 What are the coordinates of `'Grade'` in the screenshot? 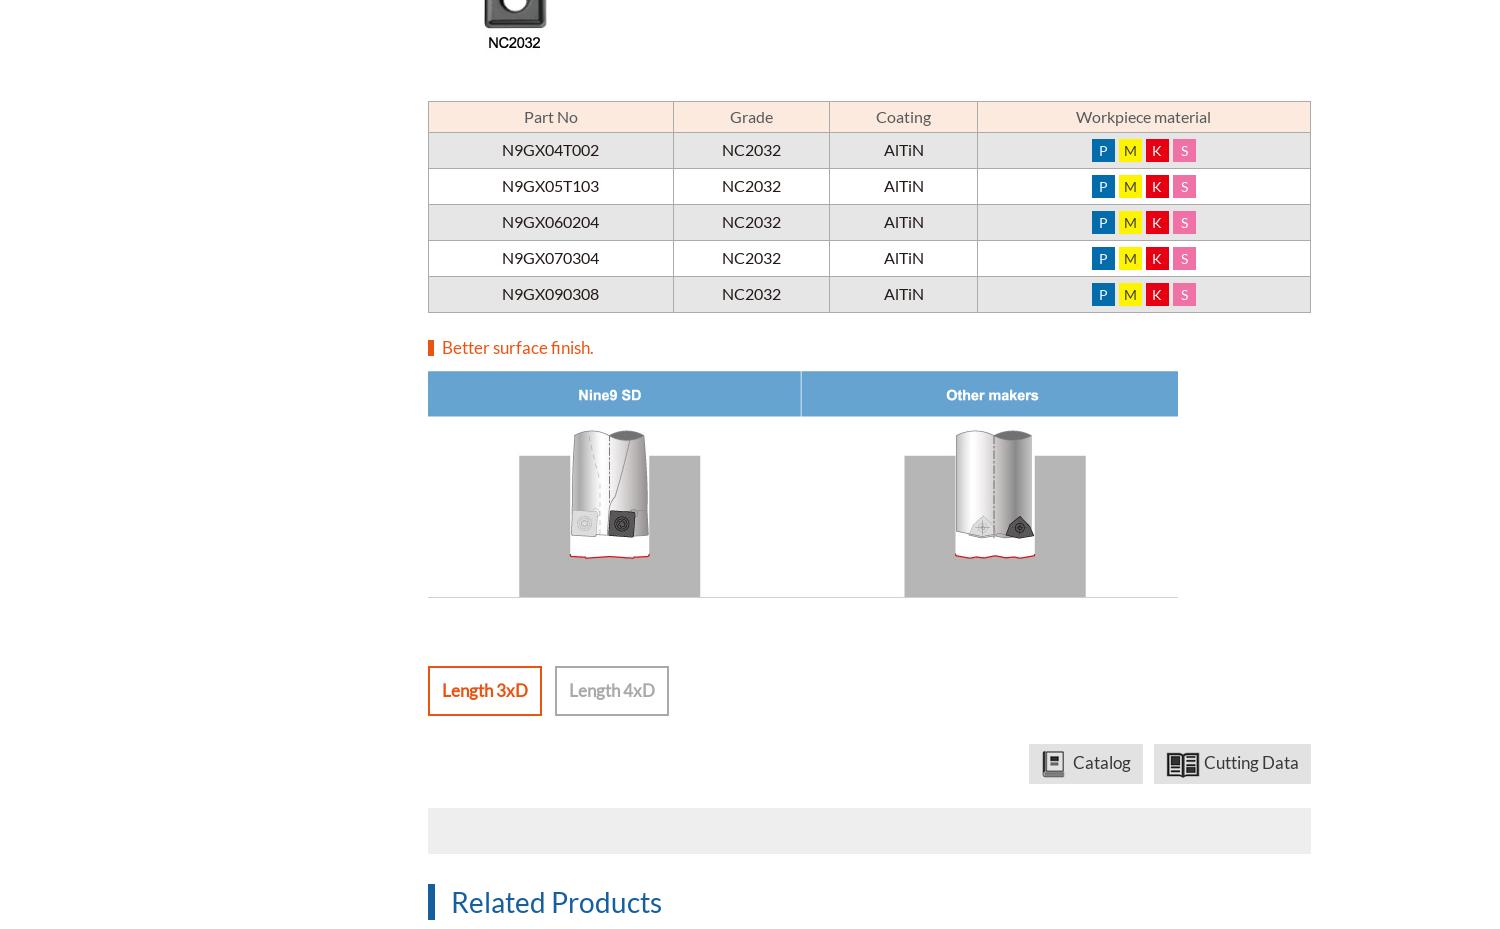 It's located at (729, 115).